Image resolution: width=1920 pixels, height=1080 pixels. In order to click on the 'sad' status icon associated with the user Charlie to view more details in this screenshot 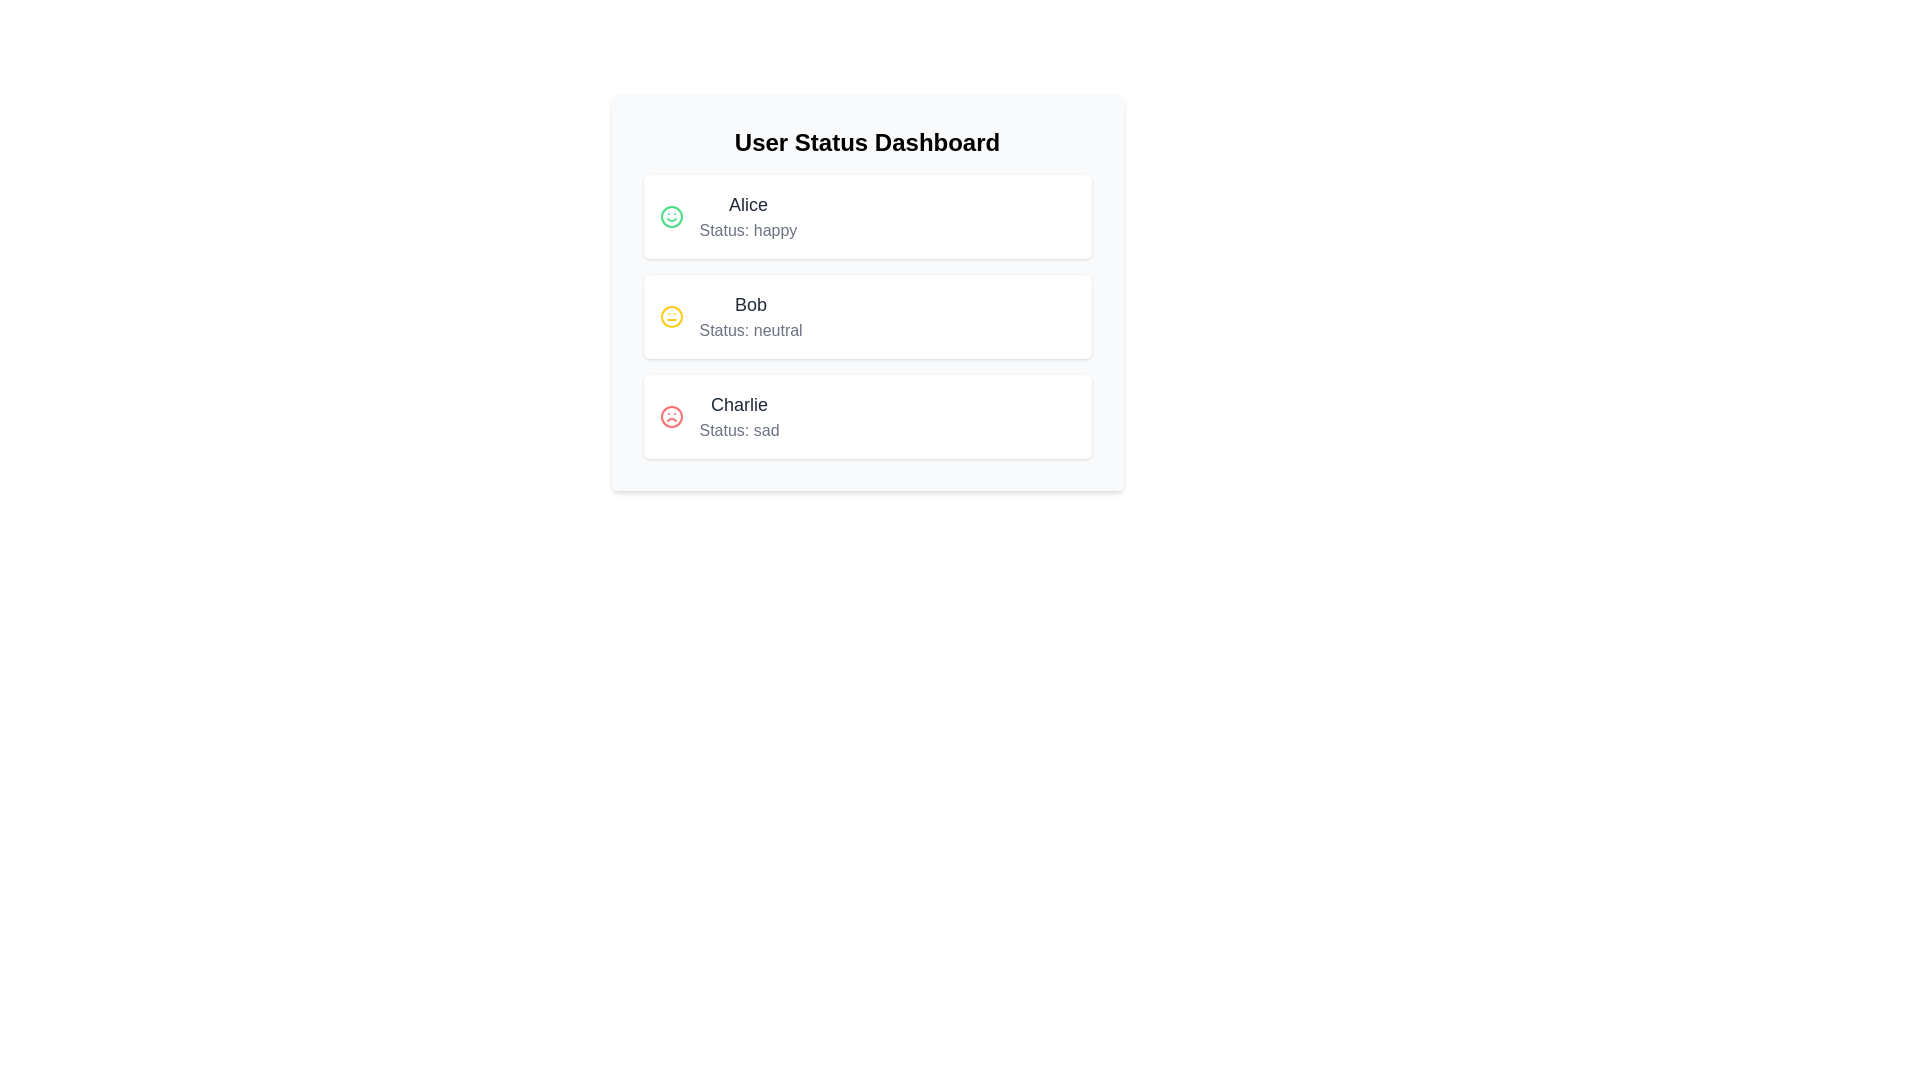, I will do `click(671, 415)`.